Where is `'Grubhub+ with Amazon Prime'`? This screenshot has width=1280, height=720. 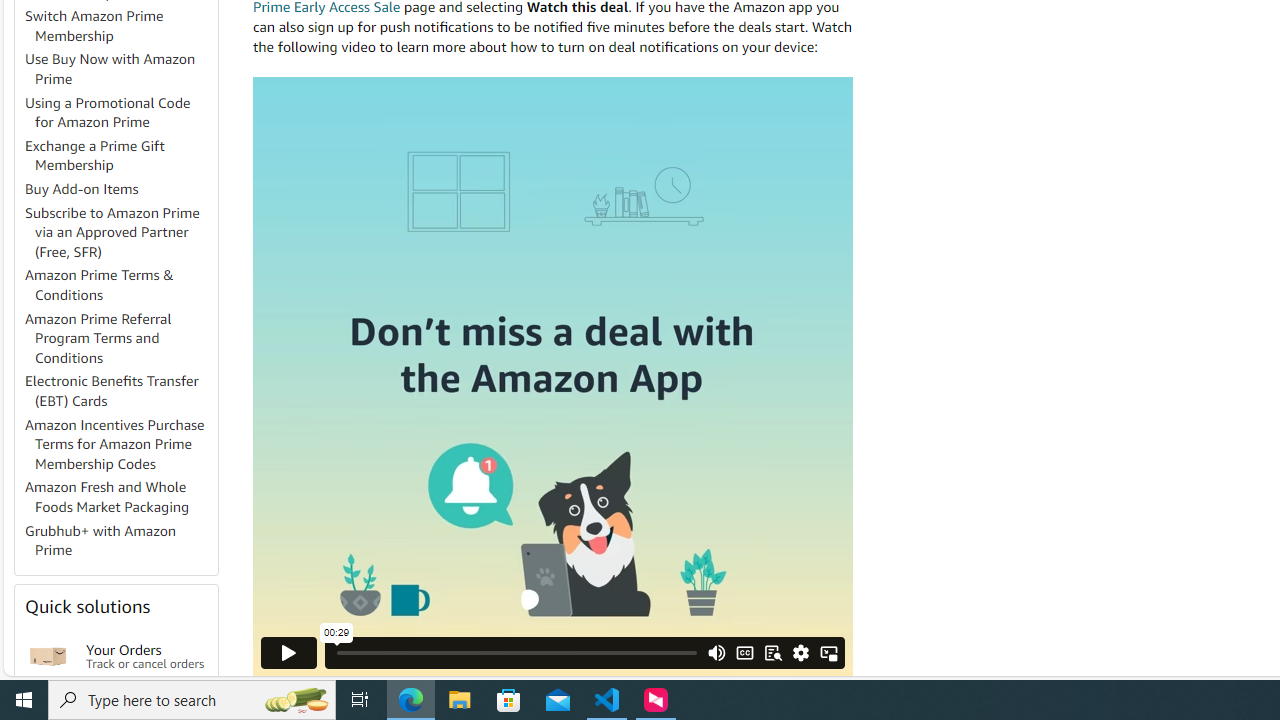 'Grubhub+ with Amazon Prime' is located at coordinates (119, 541).